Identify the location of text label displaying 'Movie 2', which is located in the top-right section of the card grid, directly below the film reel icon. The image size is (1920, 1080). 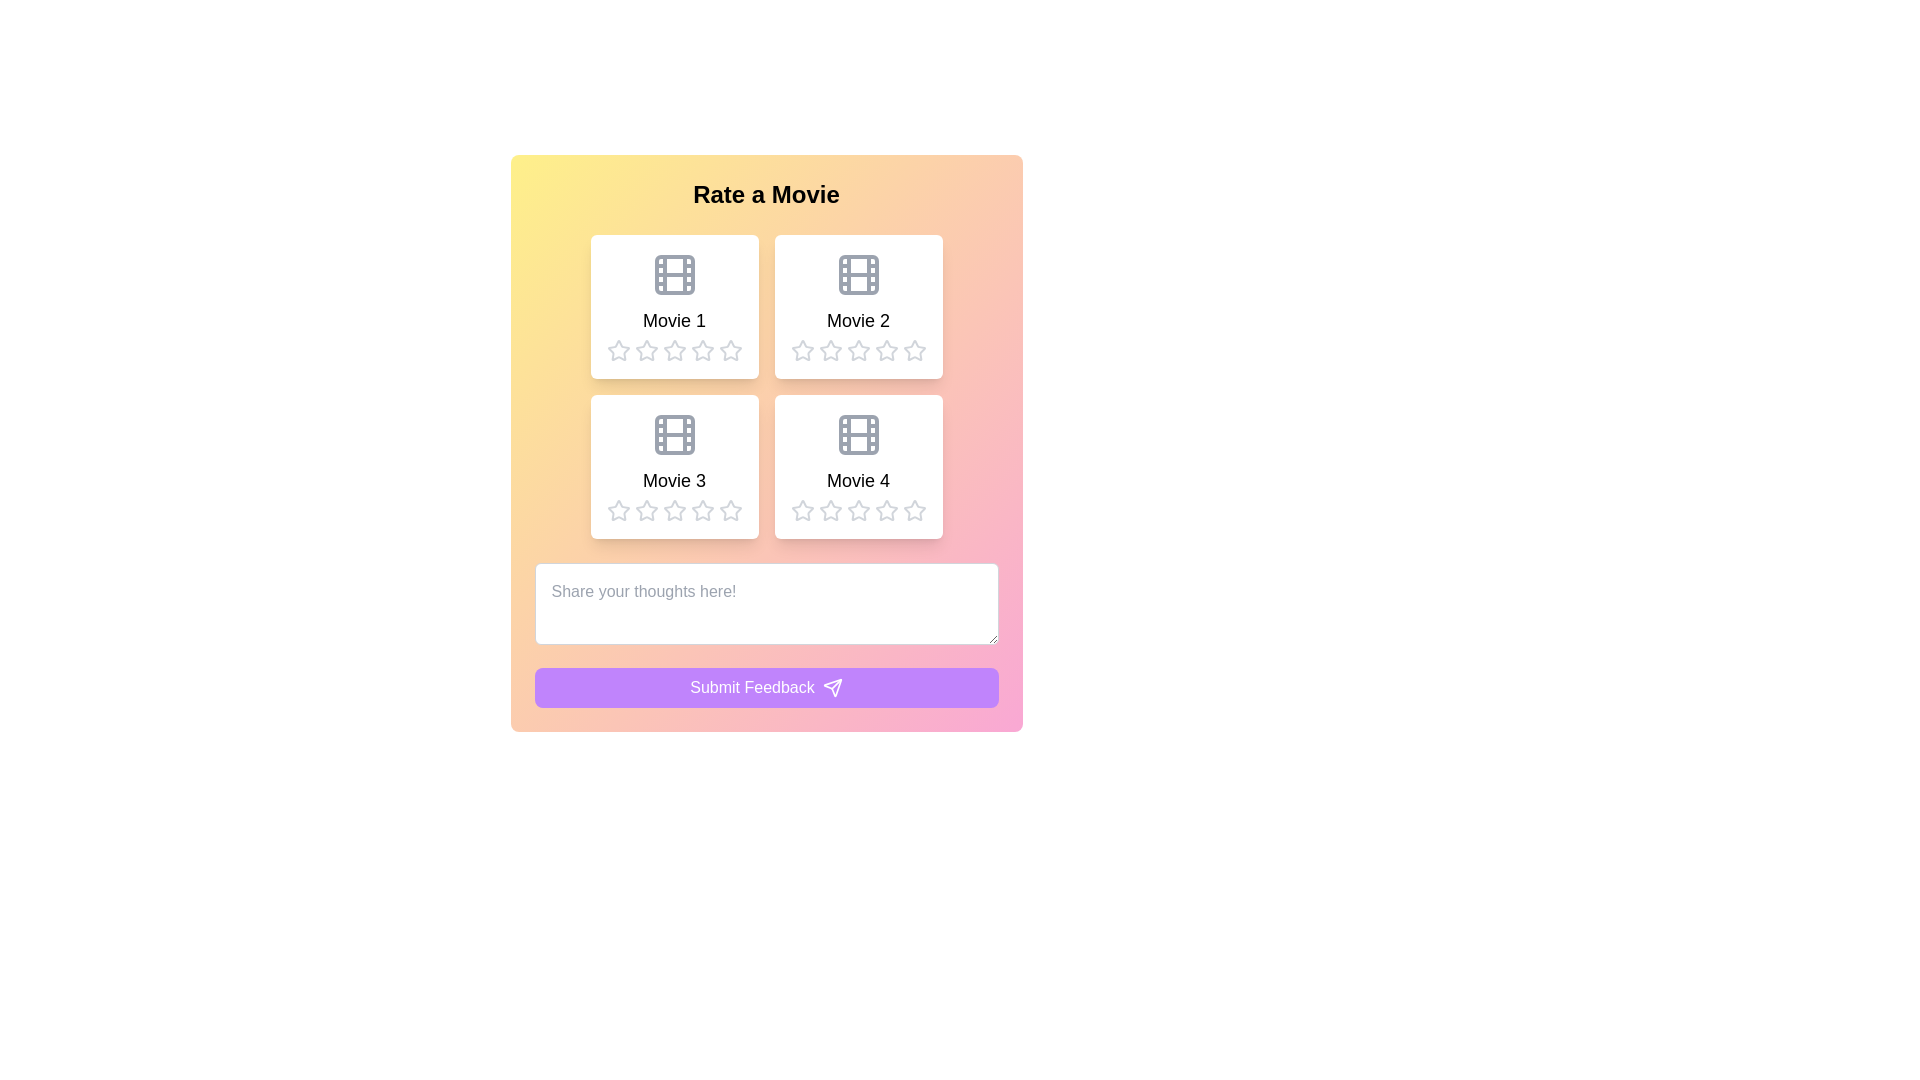
(858, 319).